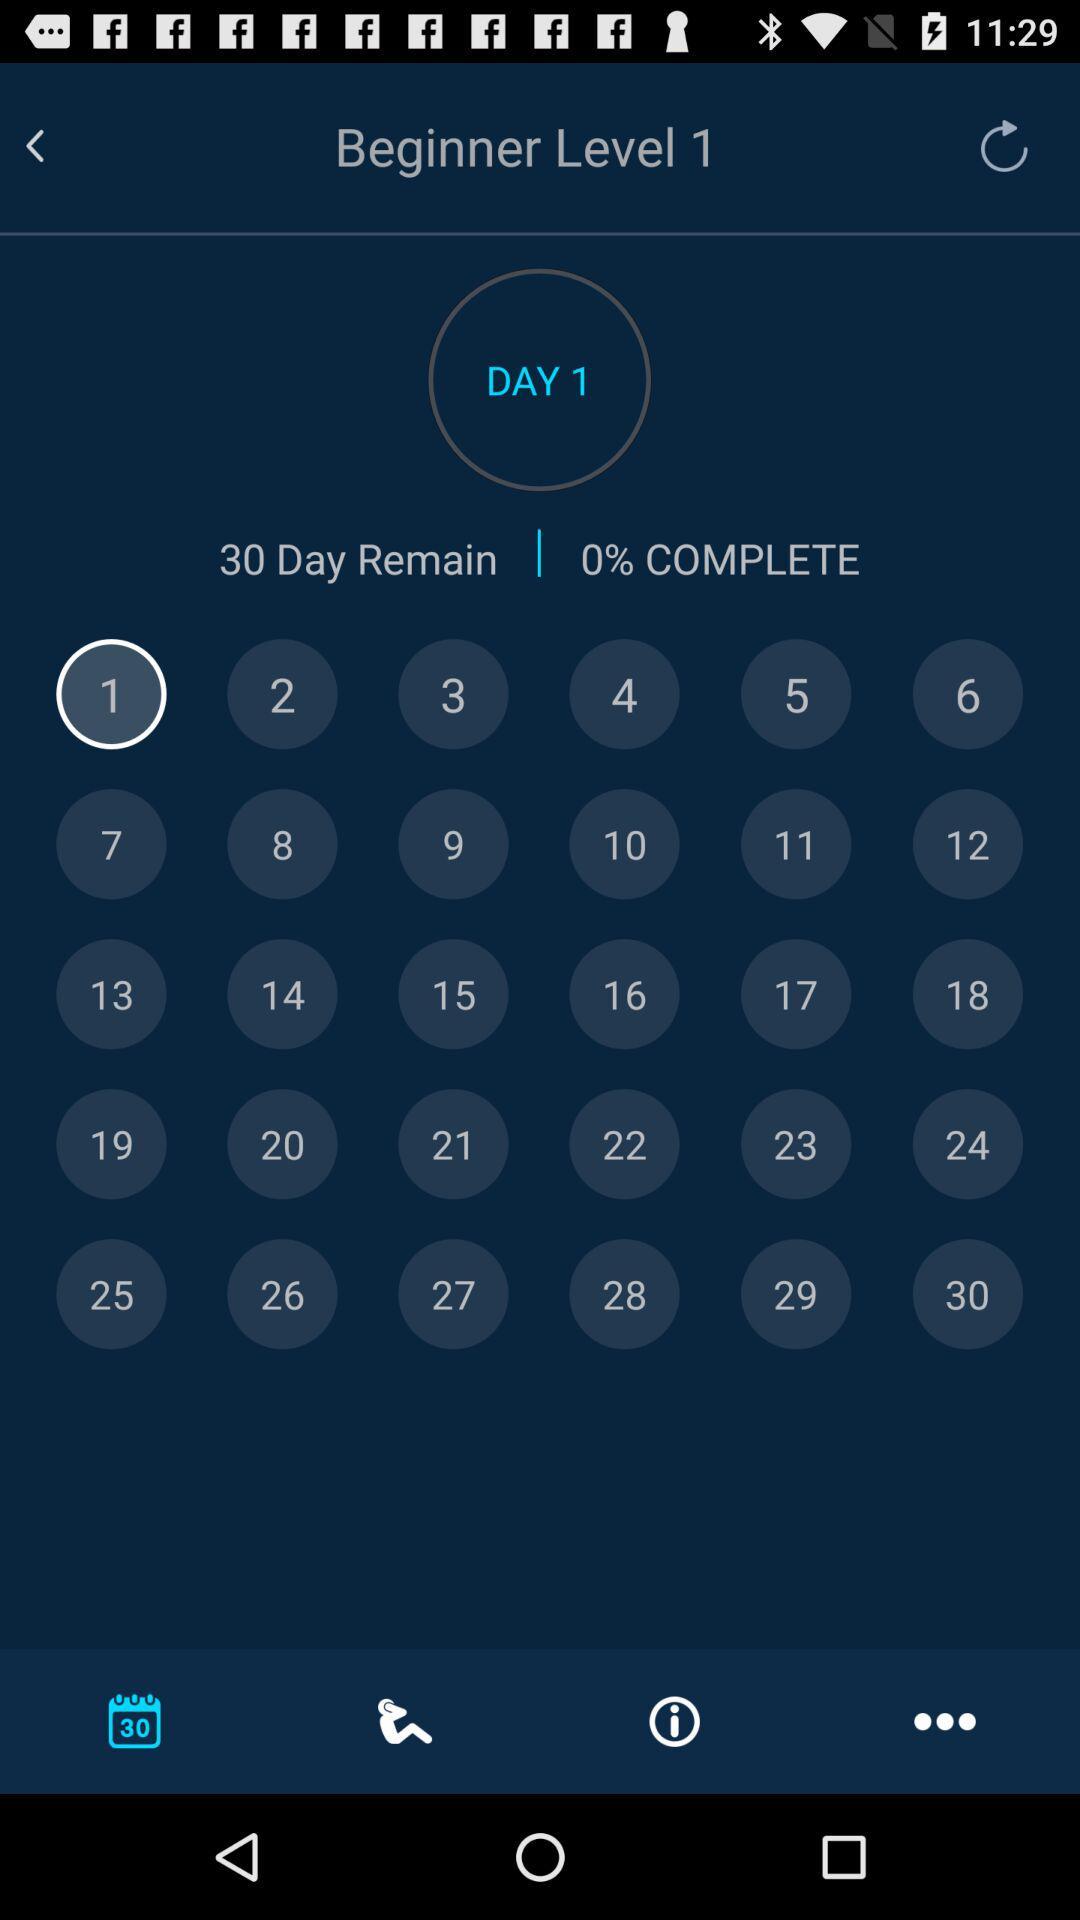 Image resolution: width=1080 pixels, height=1920 pixels. I want to click on jump to this date, so click(623, 1144).